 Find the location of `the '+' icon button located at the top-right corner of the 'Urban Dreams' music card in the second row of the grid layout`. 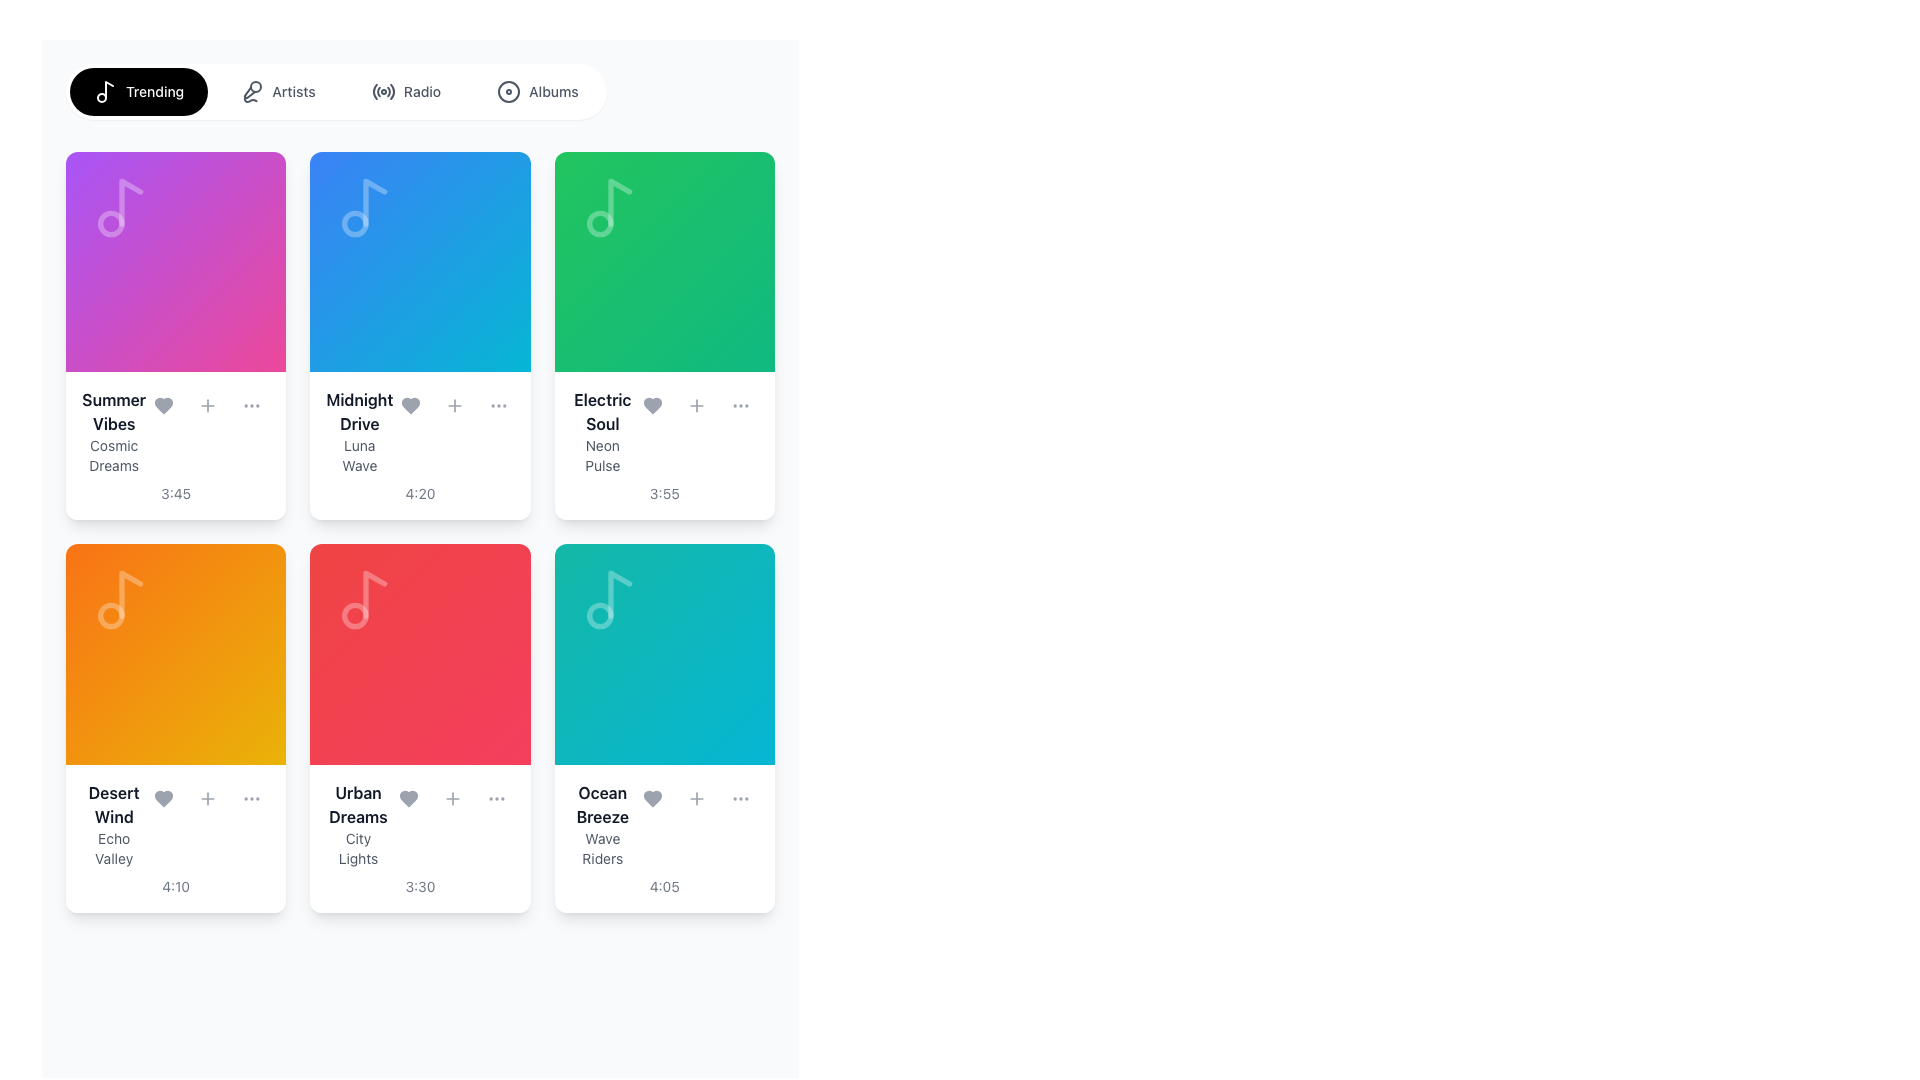

the '+' icon button located at the top-right corner of the 'Urban Dreams' music card in the second row of the grid layout is located at coordinates (451, 797).